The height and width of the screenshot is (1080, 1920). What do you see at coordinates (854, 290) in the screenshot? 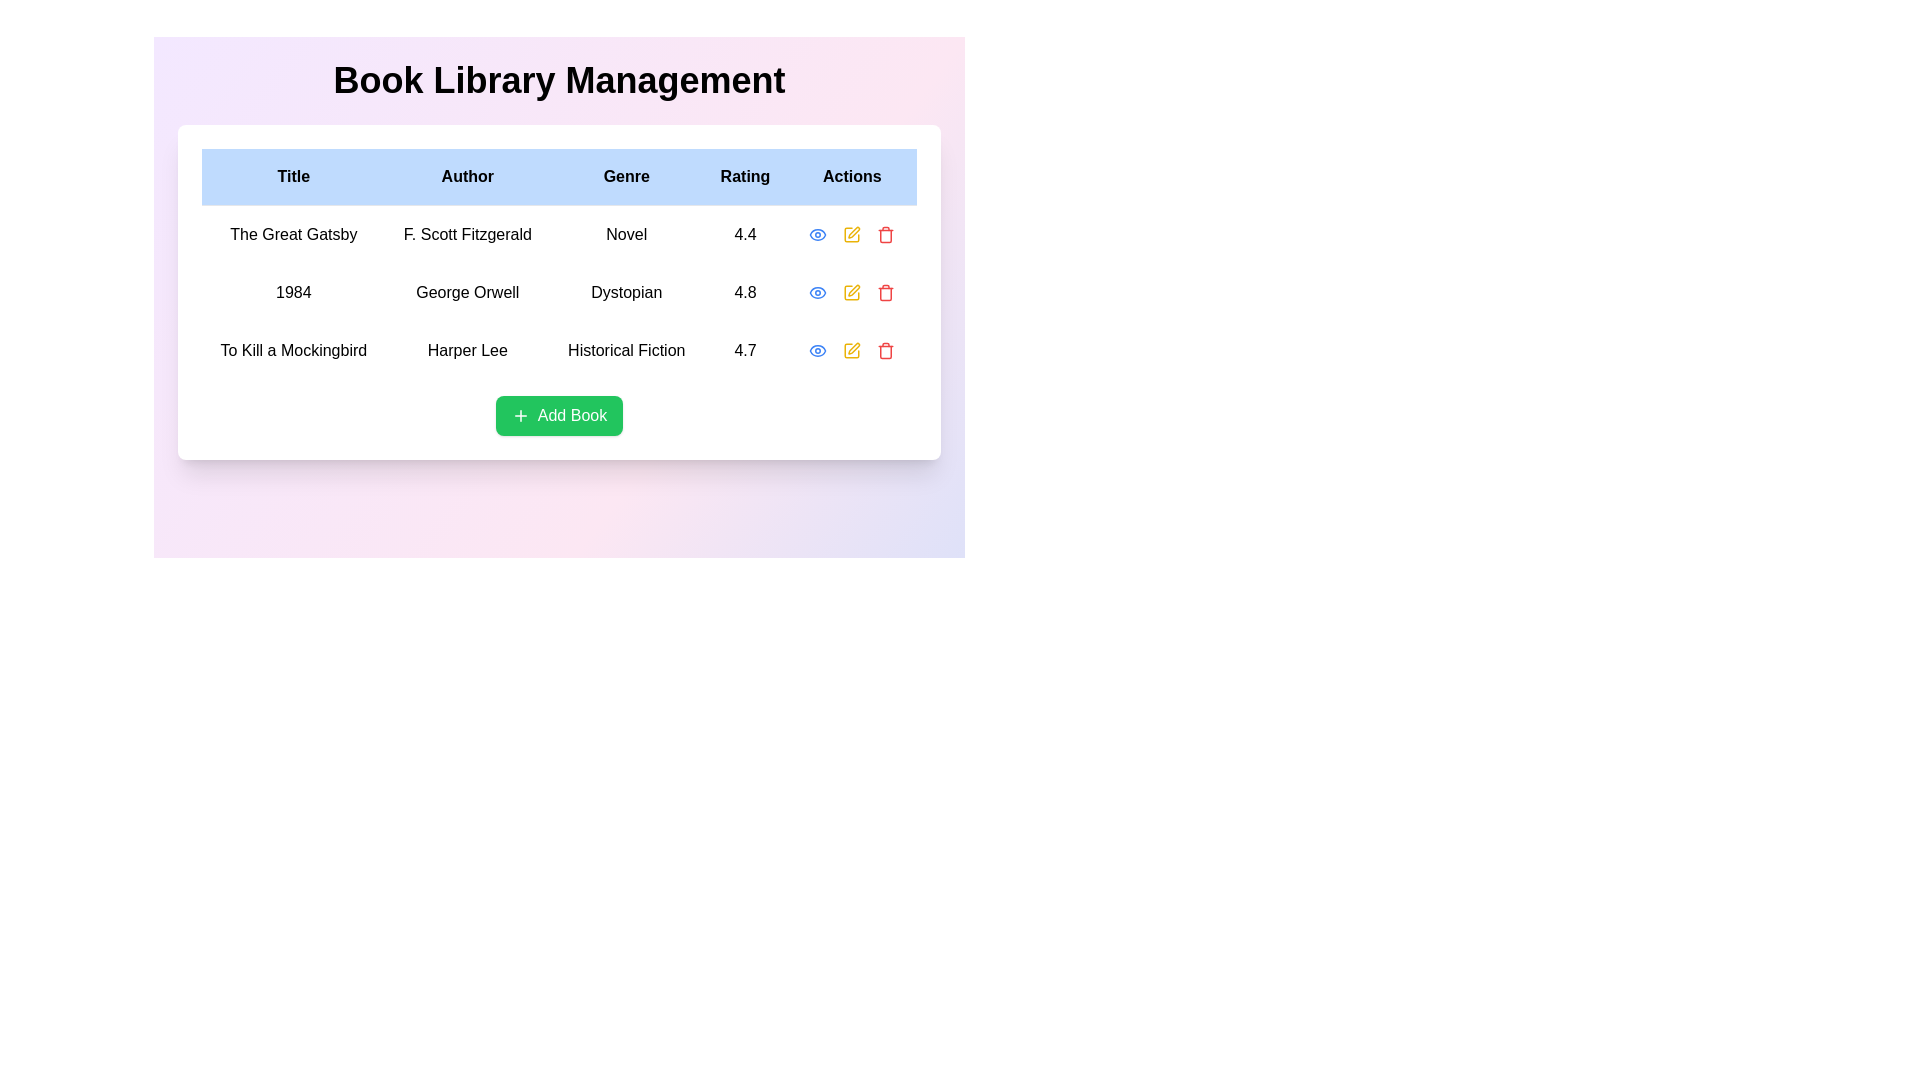
I see `the edit icon styled as a pen or pencil, which is the second icon in the 'Actions' column for the book '1984'` at bounding box center [854, 290].